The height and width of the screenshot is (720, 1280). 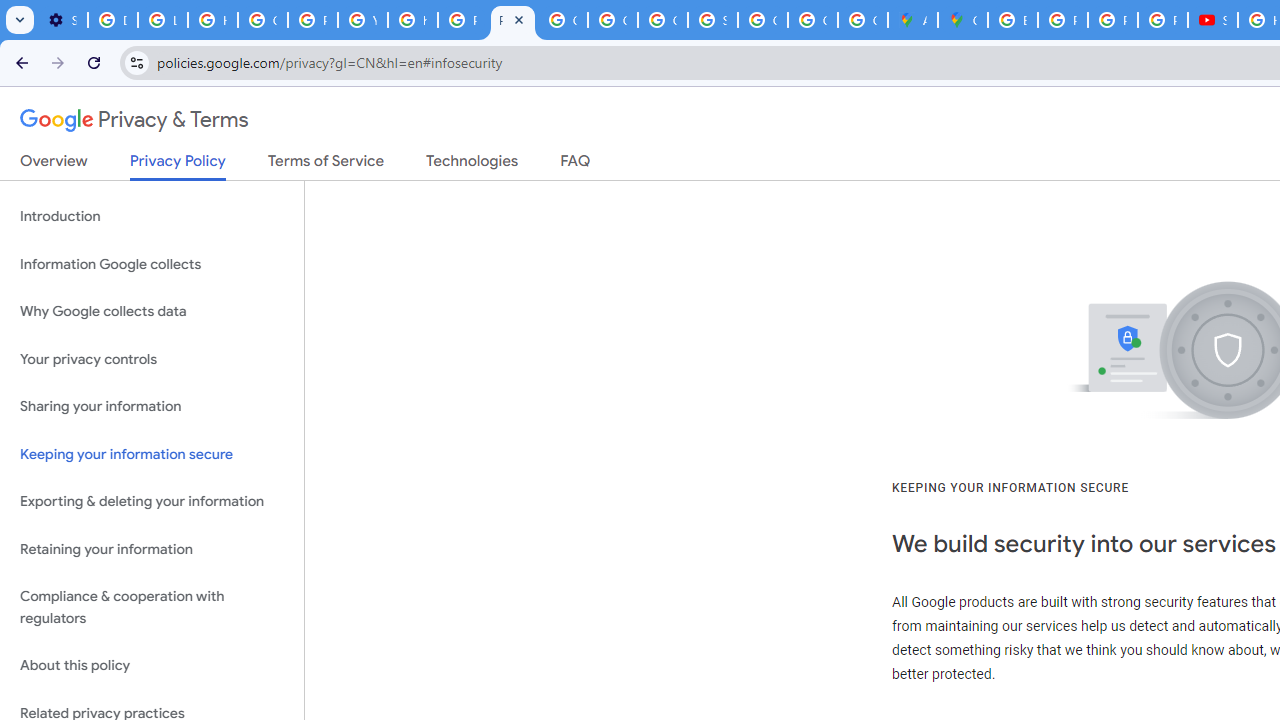 I want to click on 'Delete photos & videos - Computer - Google Photos Help', so click(x=112, y=20).